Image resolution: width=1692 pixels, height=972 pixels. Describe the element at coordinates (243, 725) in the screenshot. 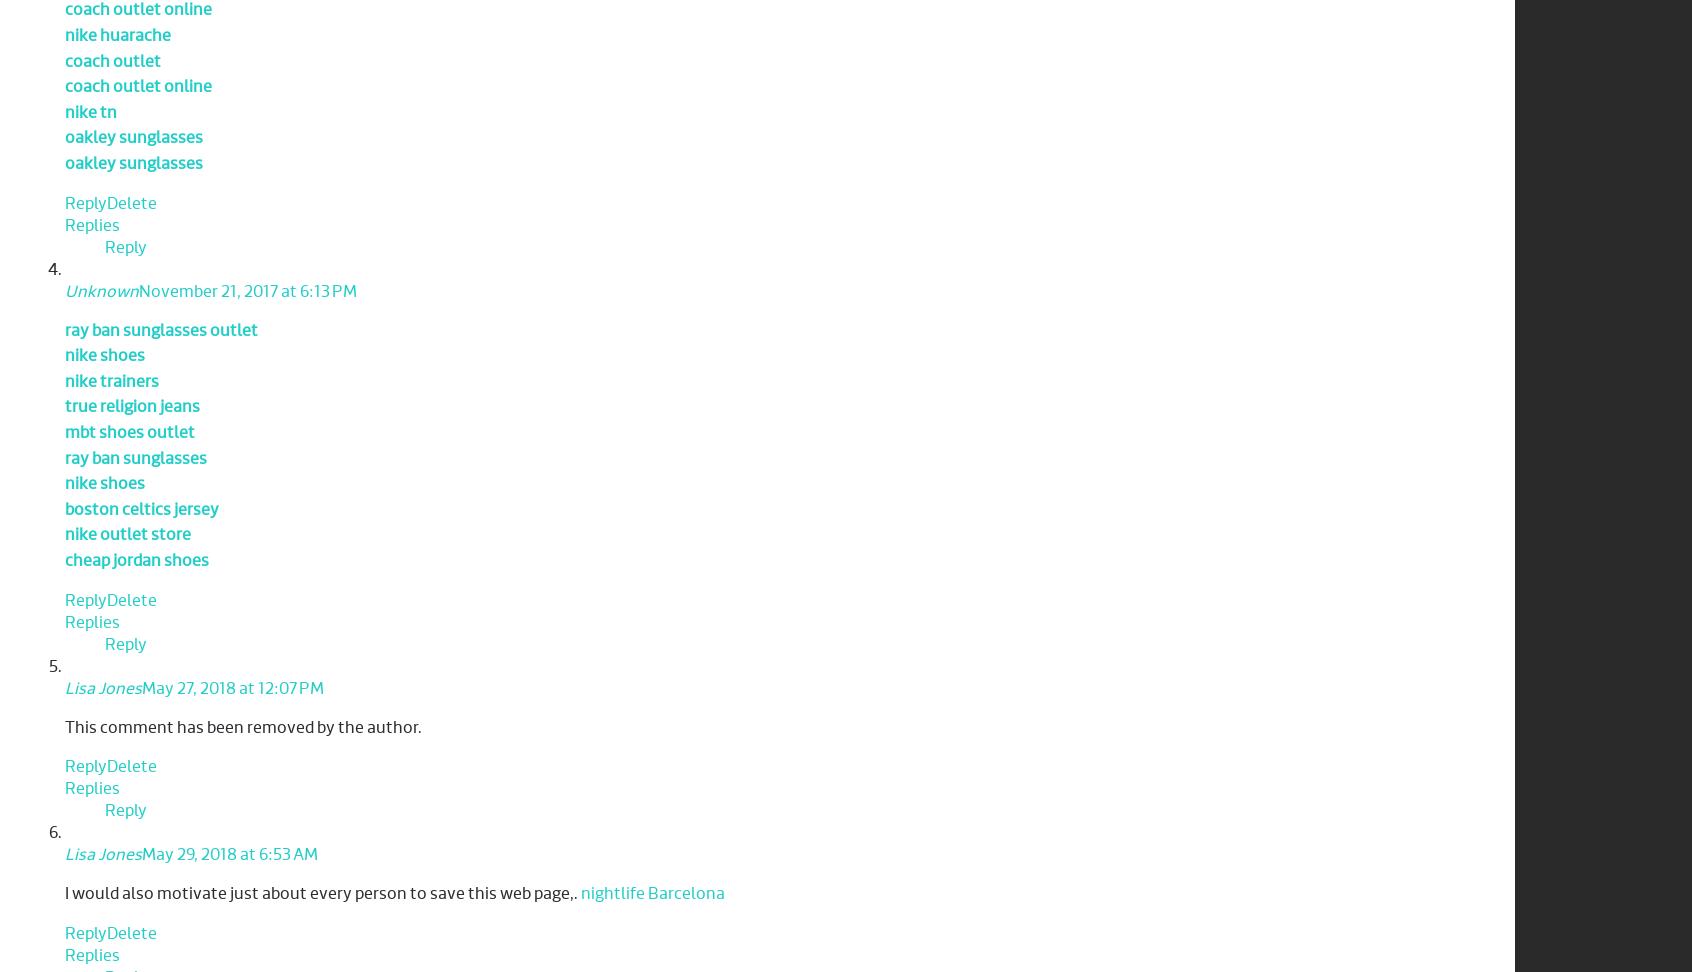

I see `'This comment has been removed by the author.'` at that location.